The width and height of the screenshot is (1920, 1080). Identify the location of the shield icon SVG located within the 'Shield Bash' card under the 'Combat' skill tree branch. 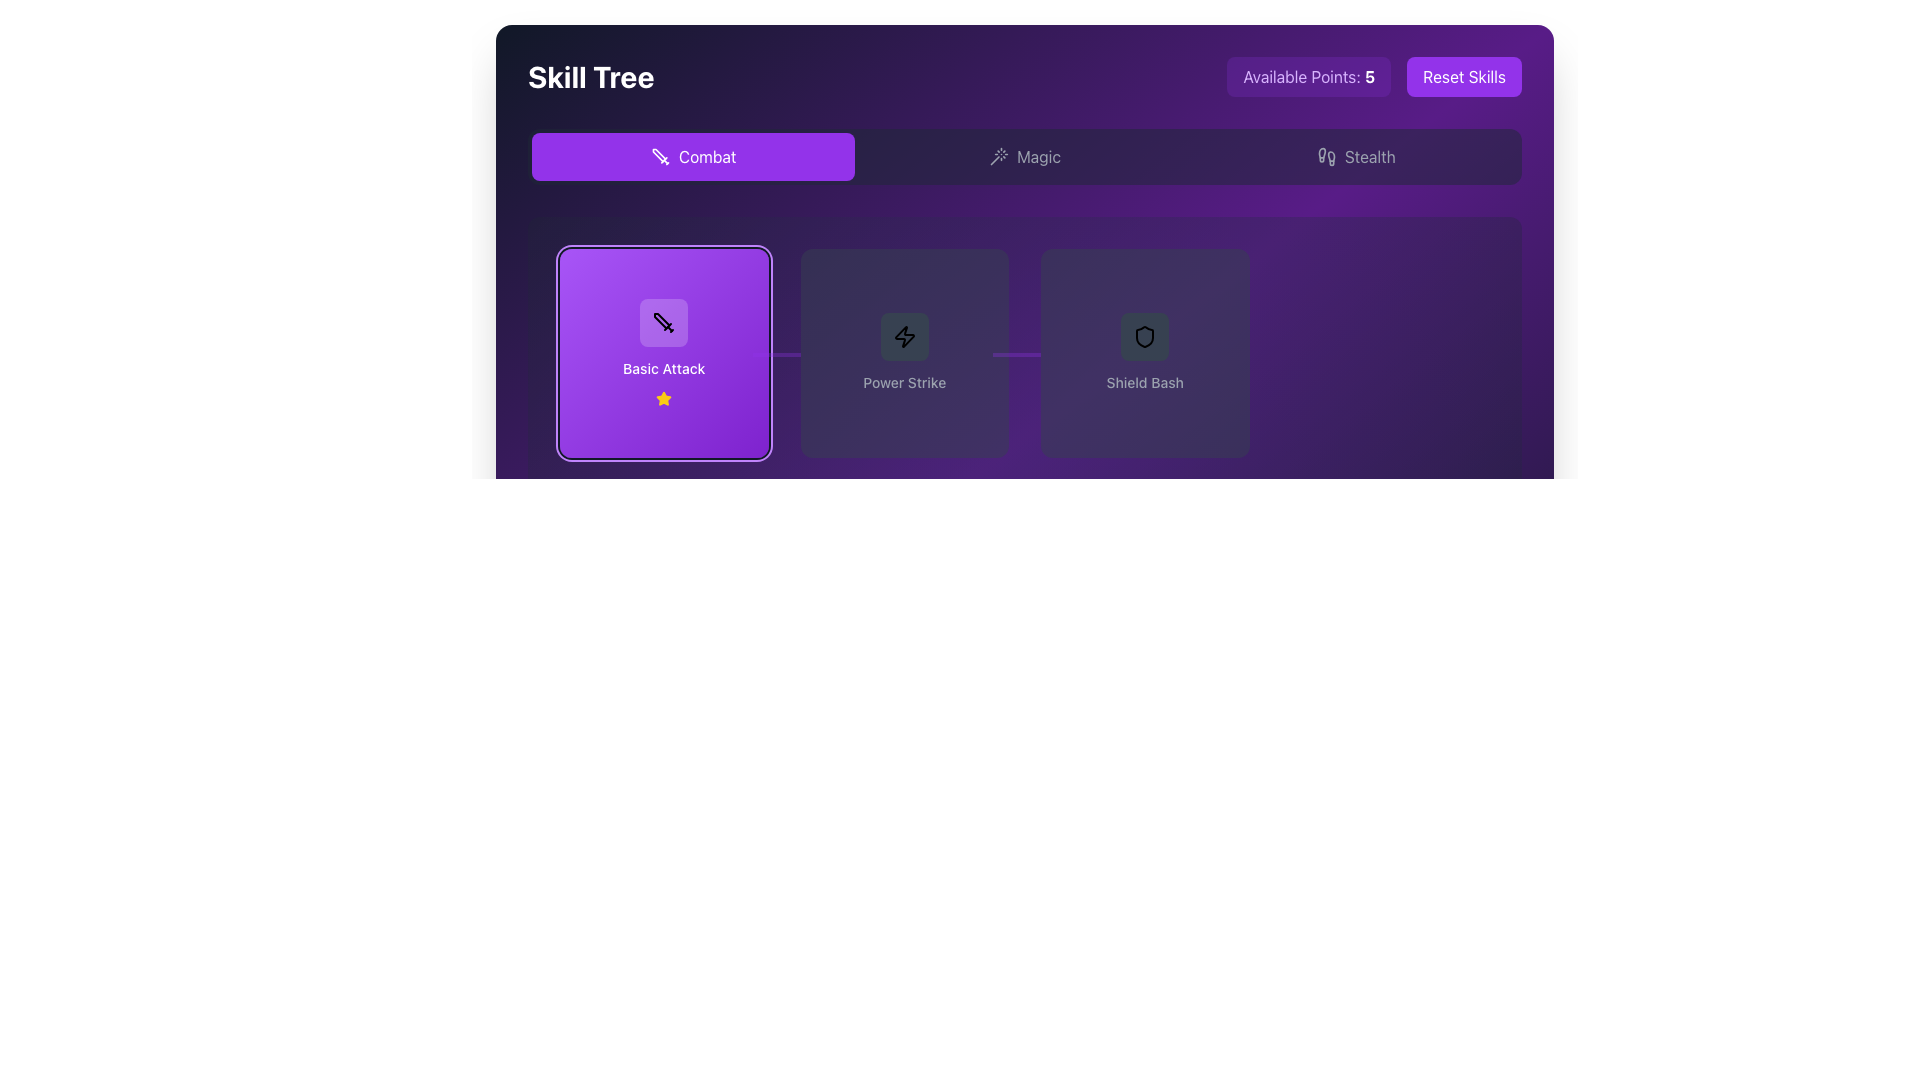
(1145, 336).